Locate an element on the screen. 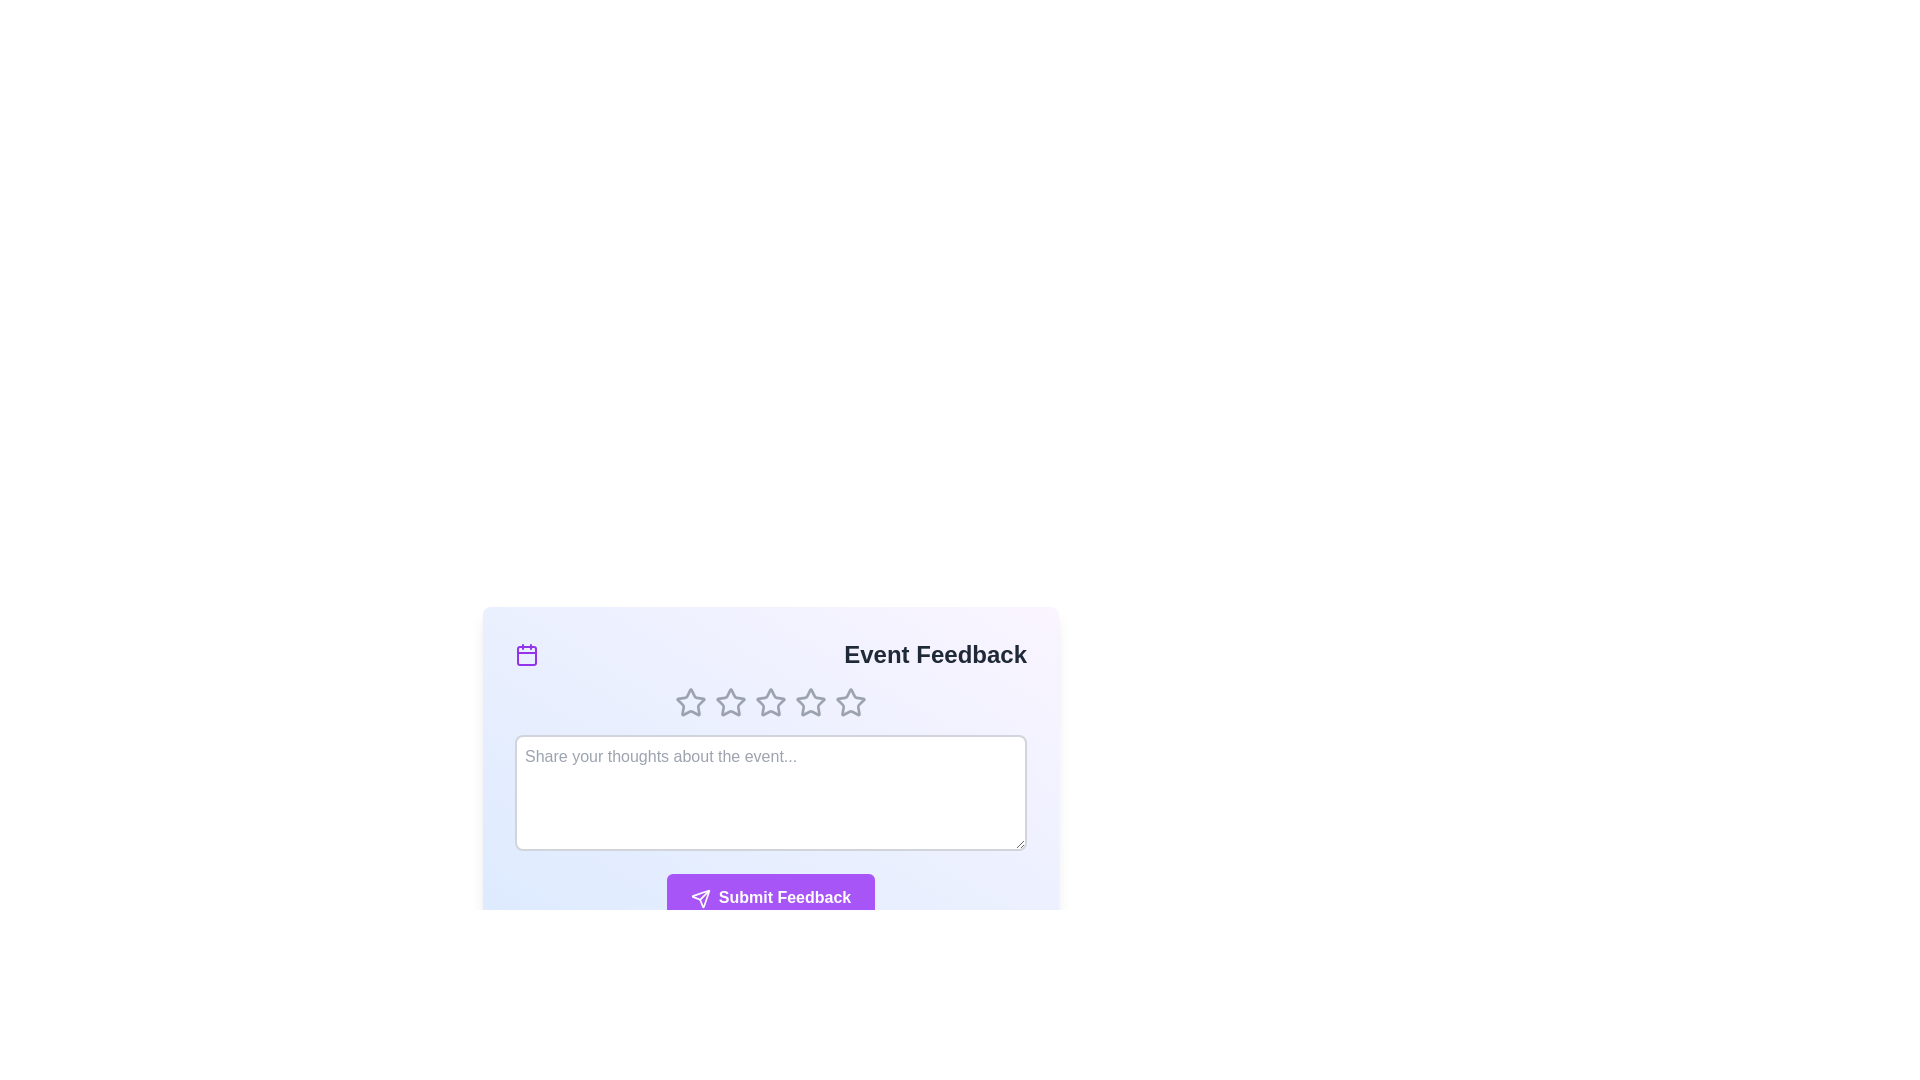 This screenshot has height=1080, width=1920. the third star in the horizontal row of five grey rating stars in the 'Event Feedback' panel is located at coordinates (770, 701).